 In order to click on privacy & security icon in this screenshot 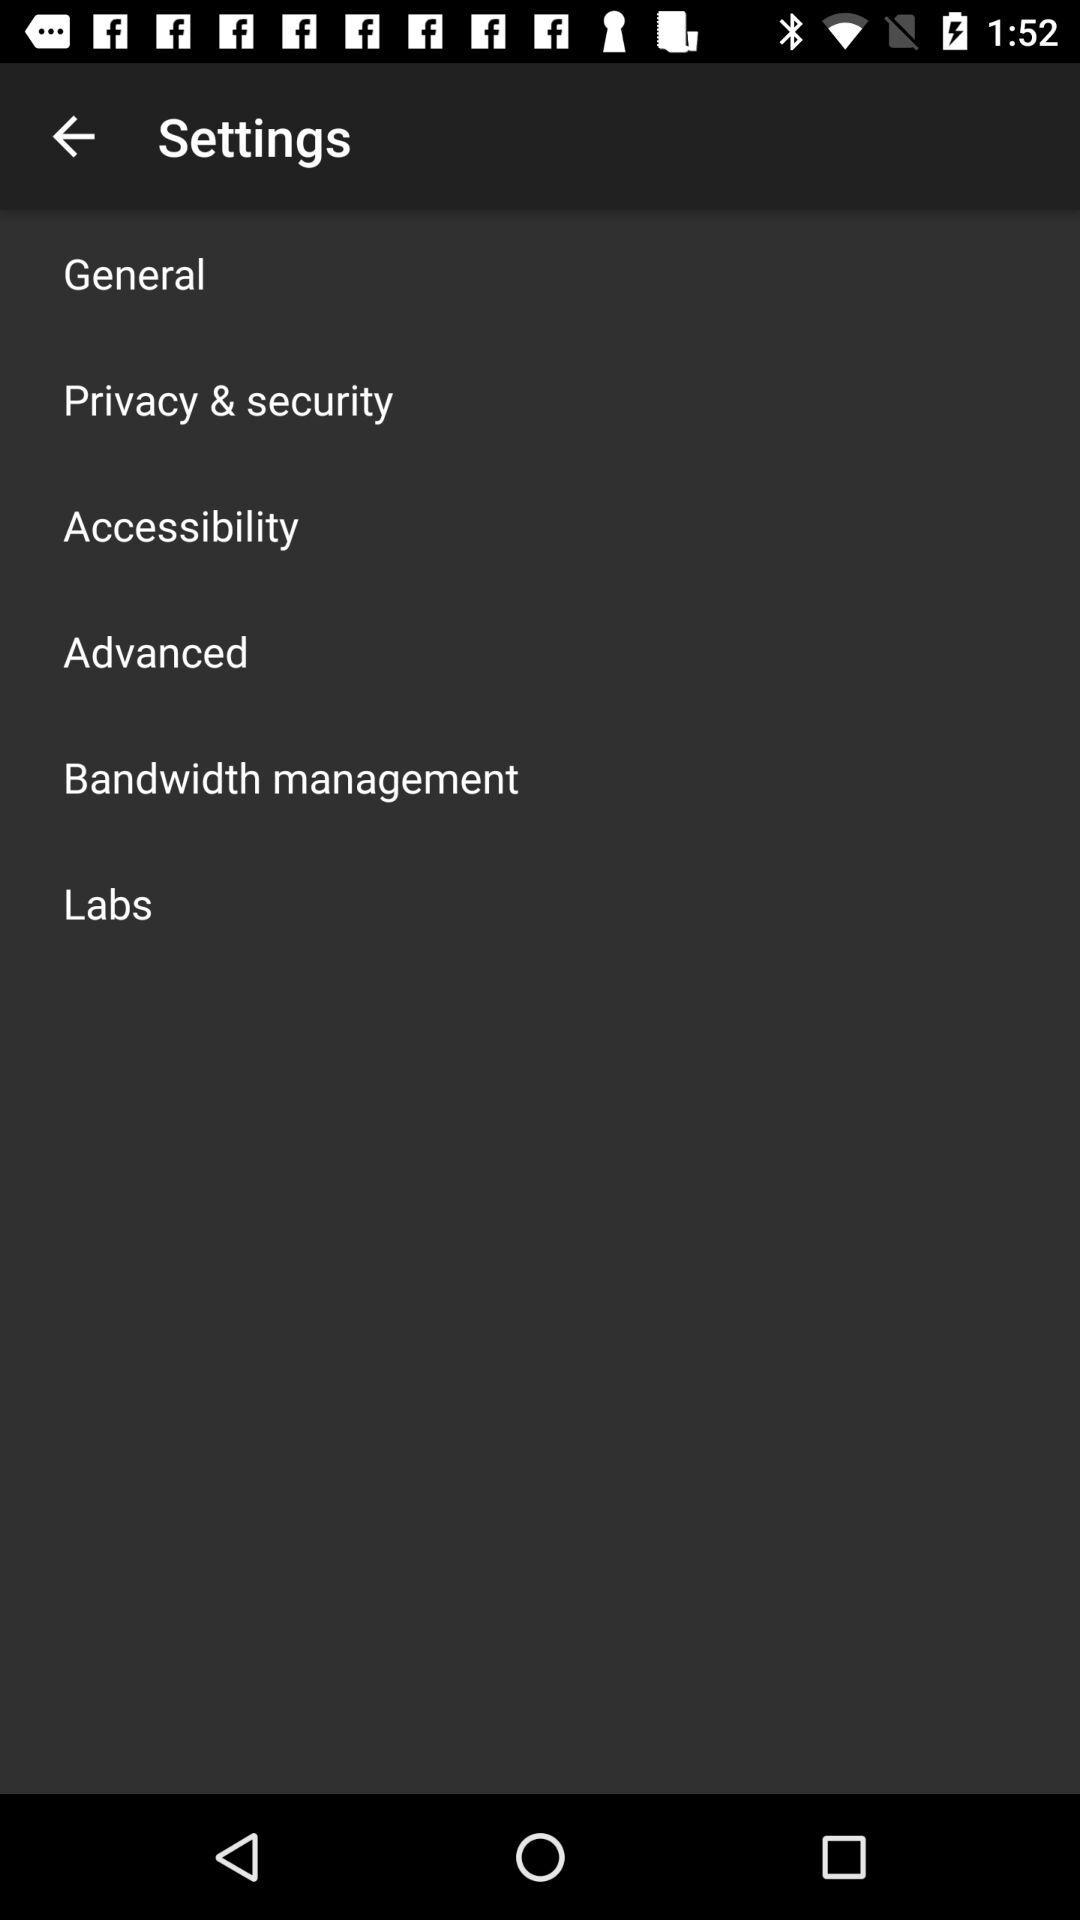, I will do `click(227, 398)`.